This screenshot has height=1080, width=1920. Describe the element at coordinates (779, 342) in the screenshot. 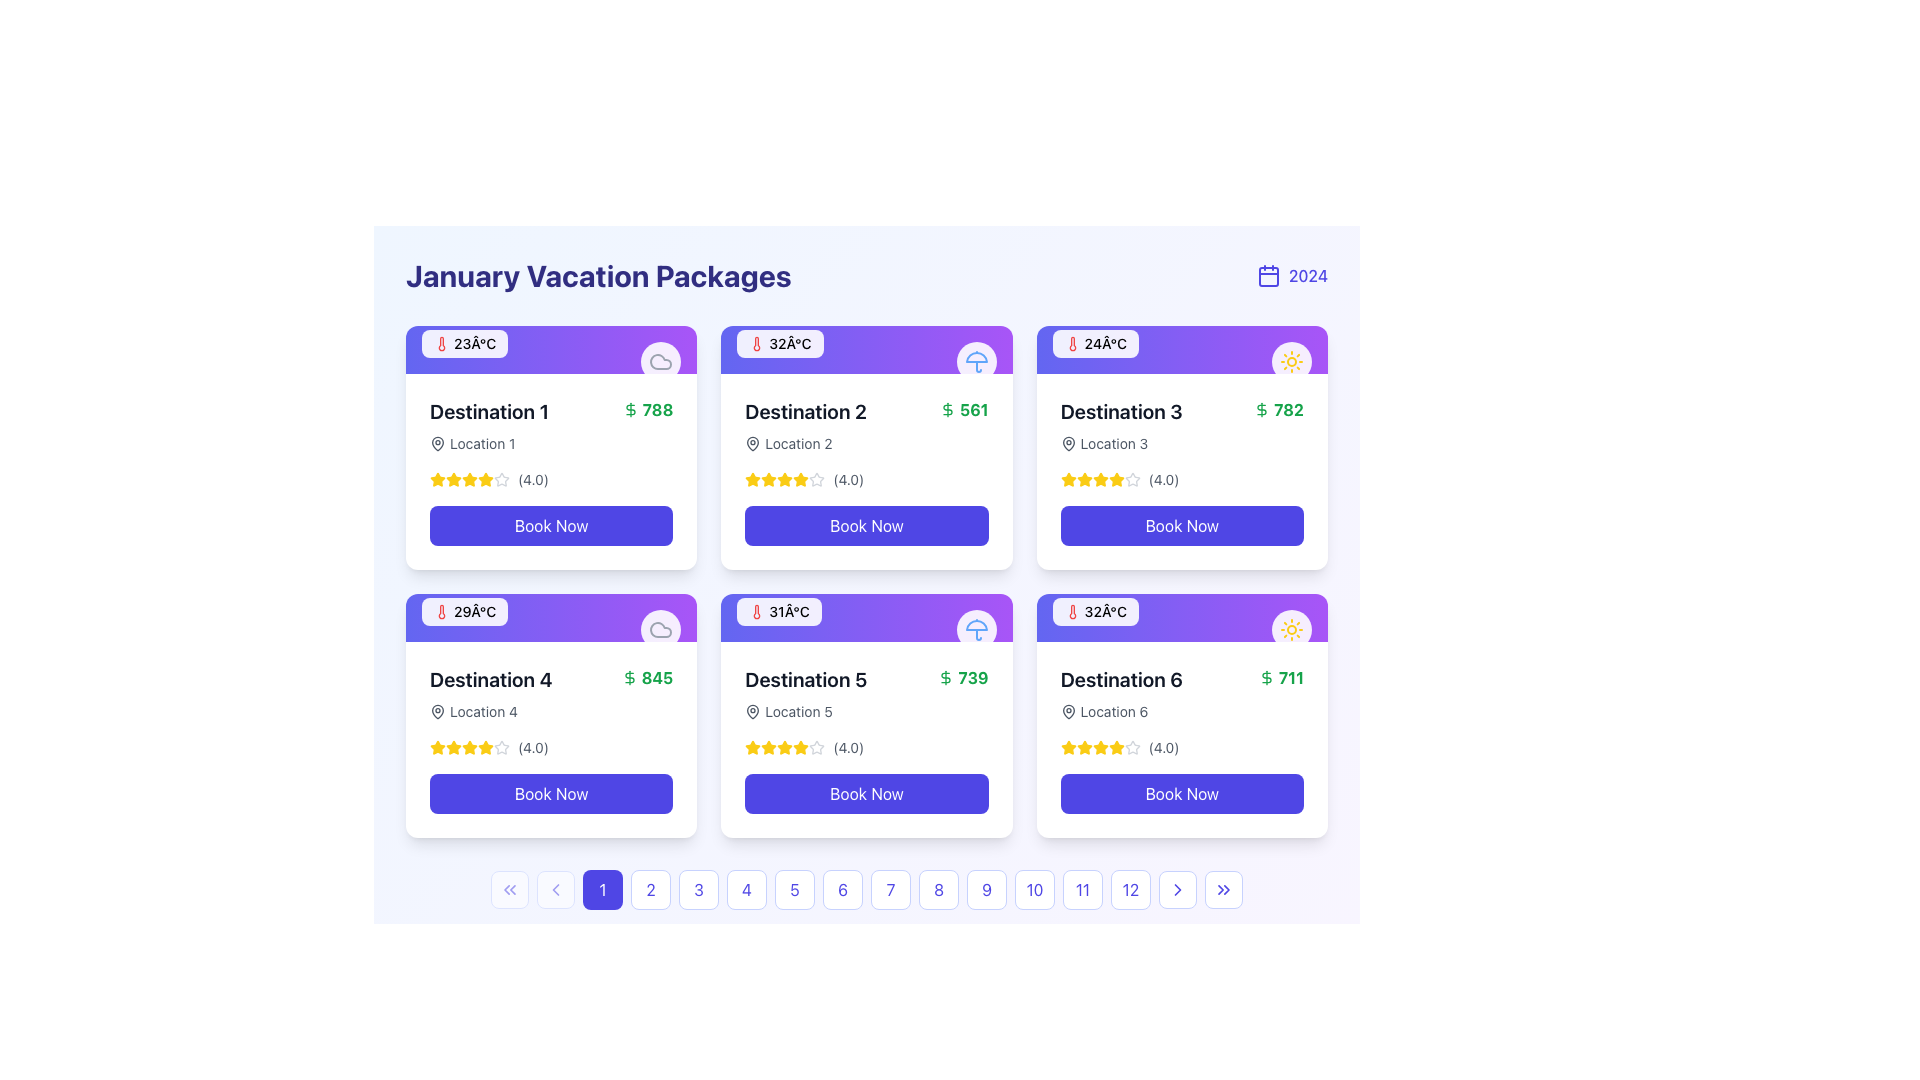

I see `the Temperature Display Widget for 'Destination 2', located in the top-left corner of the purple header area, adjacent to the umbrella icon` at that location.